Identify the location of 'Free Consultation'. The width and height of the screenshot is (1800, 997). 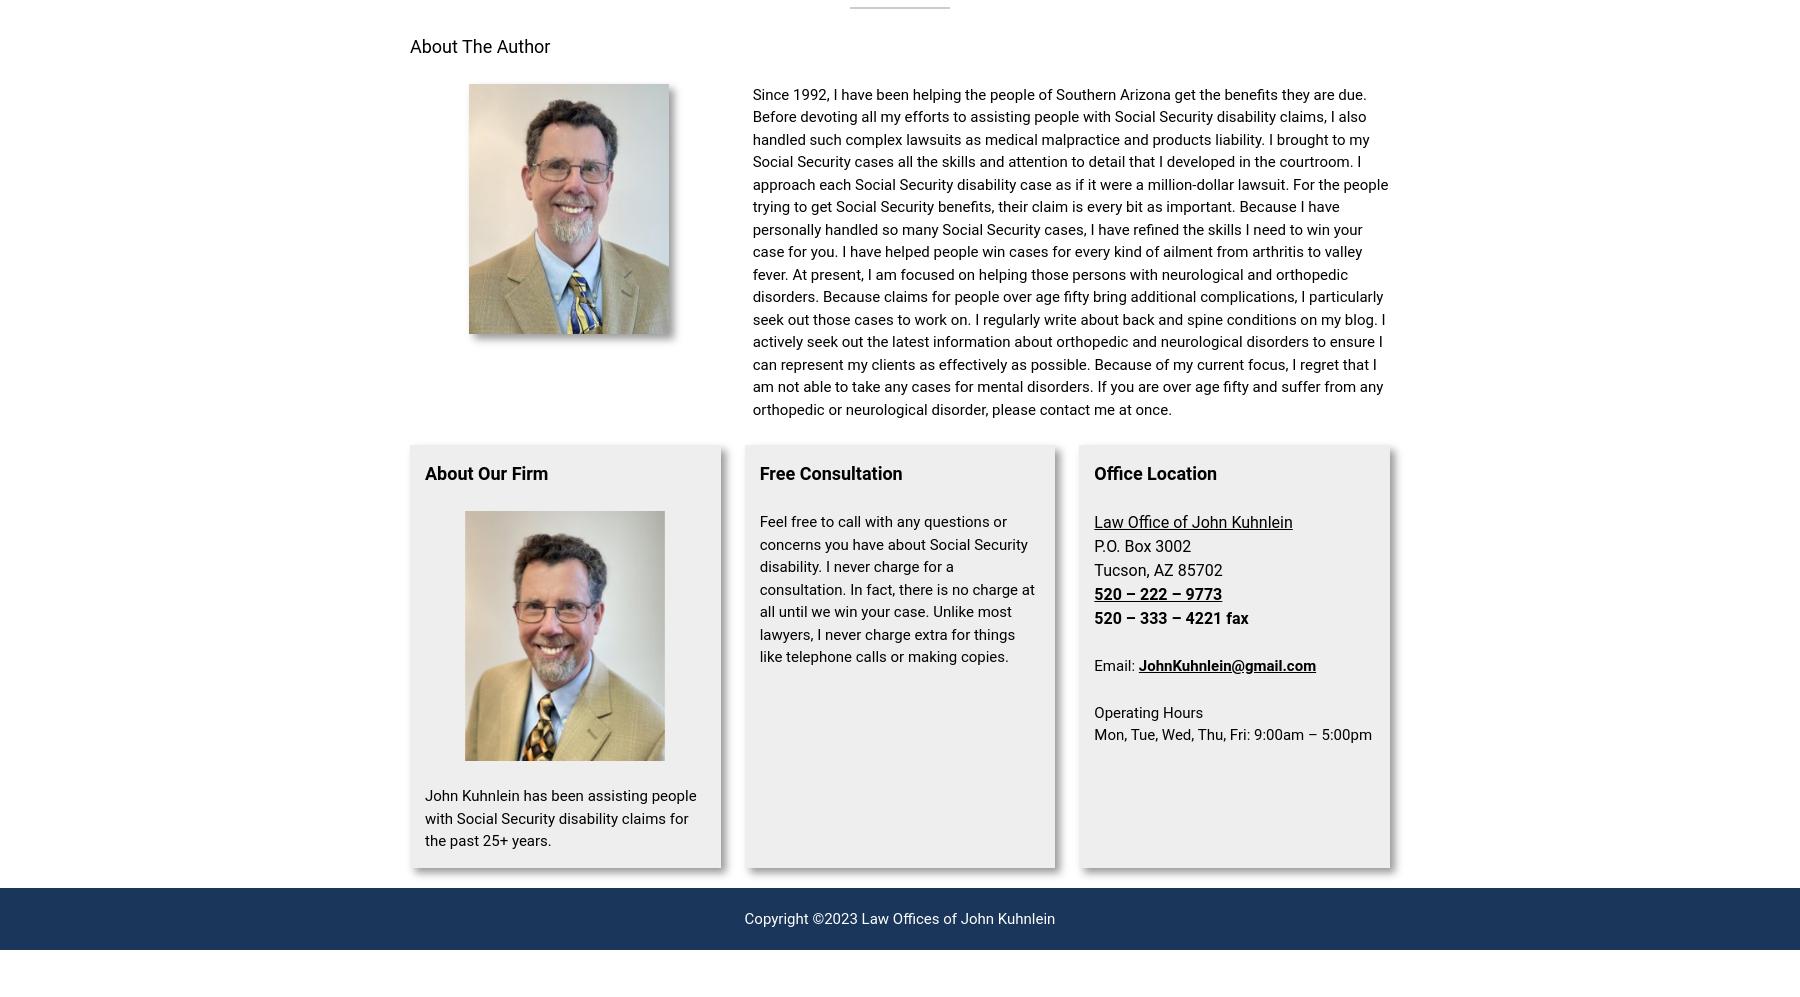
(830, 473).